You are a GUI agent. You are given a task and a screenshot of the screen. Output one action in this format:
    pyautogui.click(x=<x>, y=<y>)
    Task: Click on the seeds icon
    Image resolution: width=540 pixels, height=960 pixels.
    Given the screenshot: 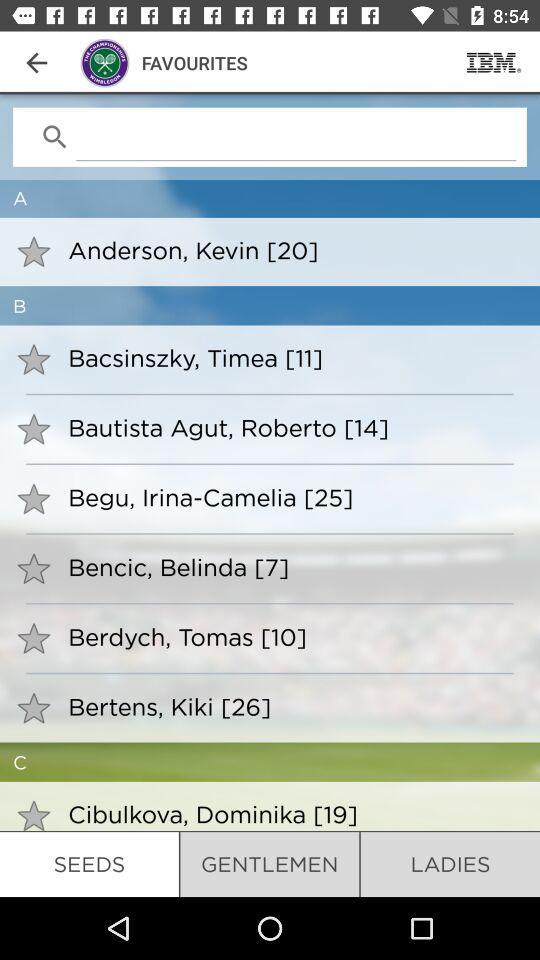 What is the action you would take?
    pyautogui.click(x=88, y=863)
    